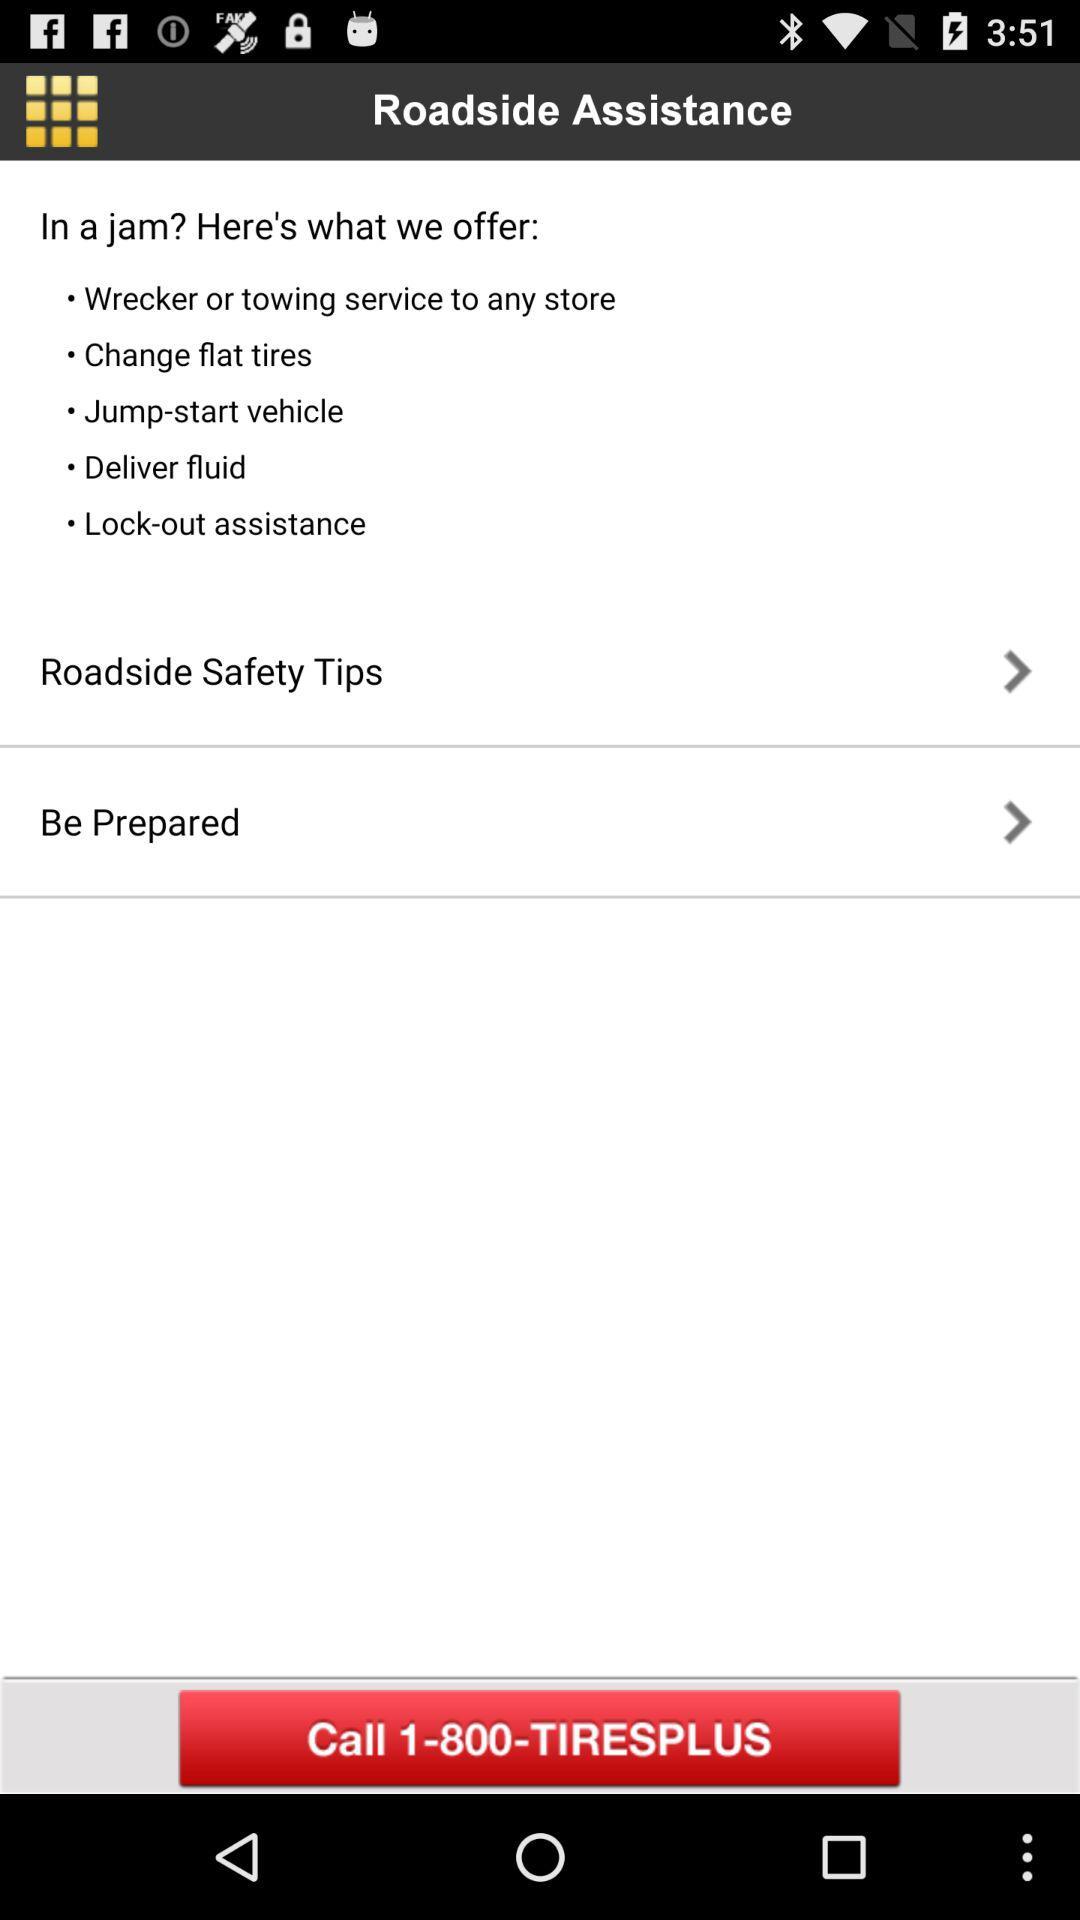  Describe the element at coordinates (60, 110) in the screenshot. I see `go back` at that location.